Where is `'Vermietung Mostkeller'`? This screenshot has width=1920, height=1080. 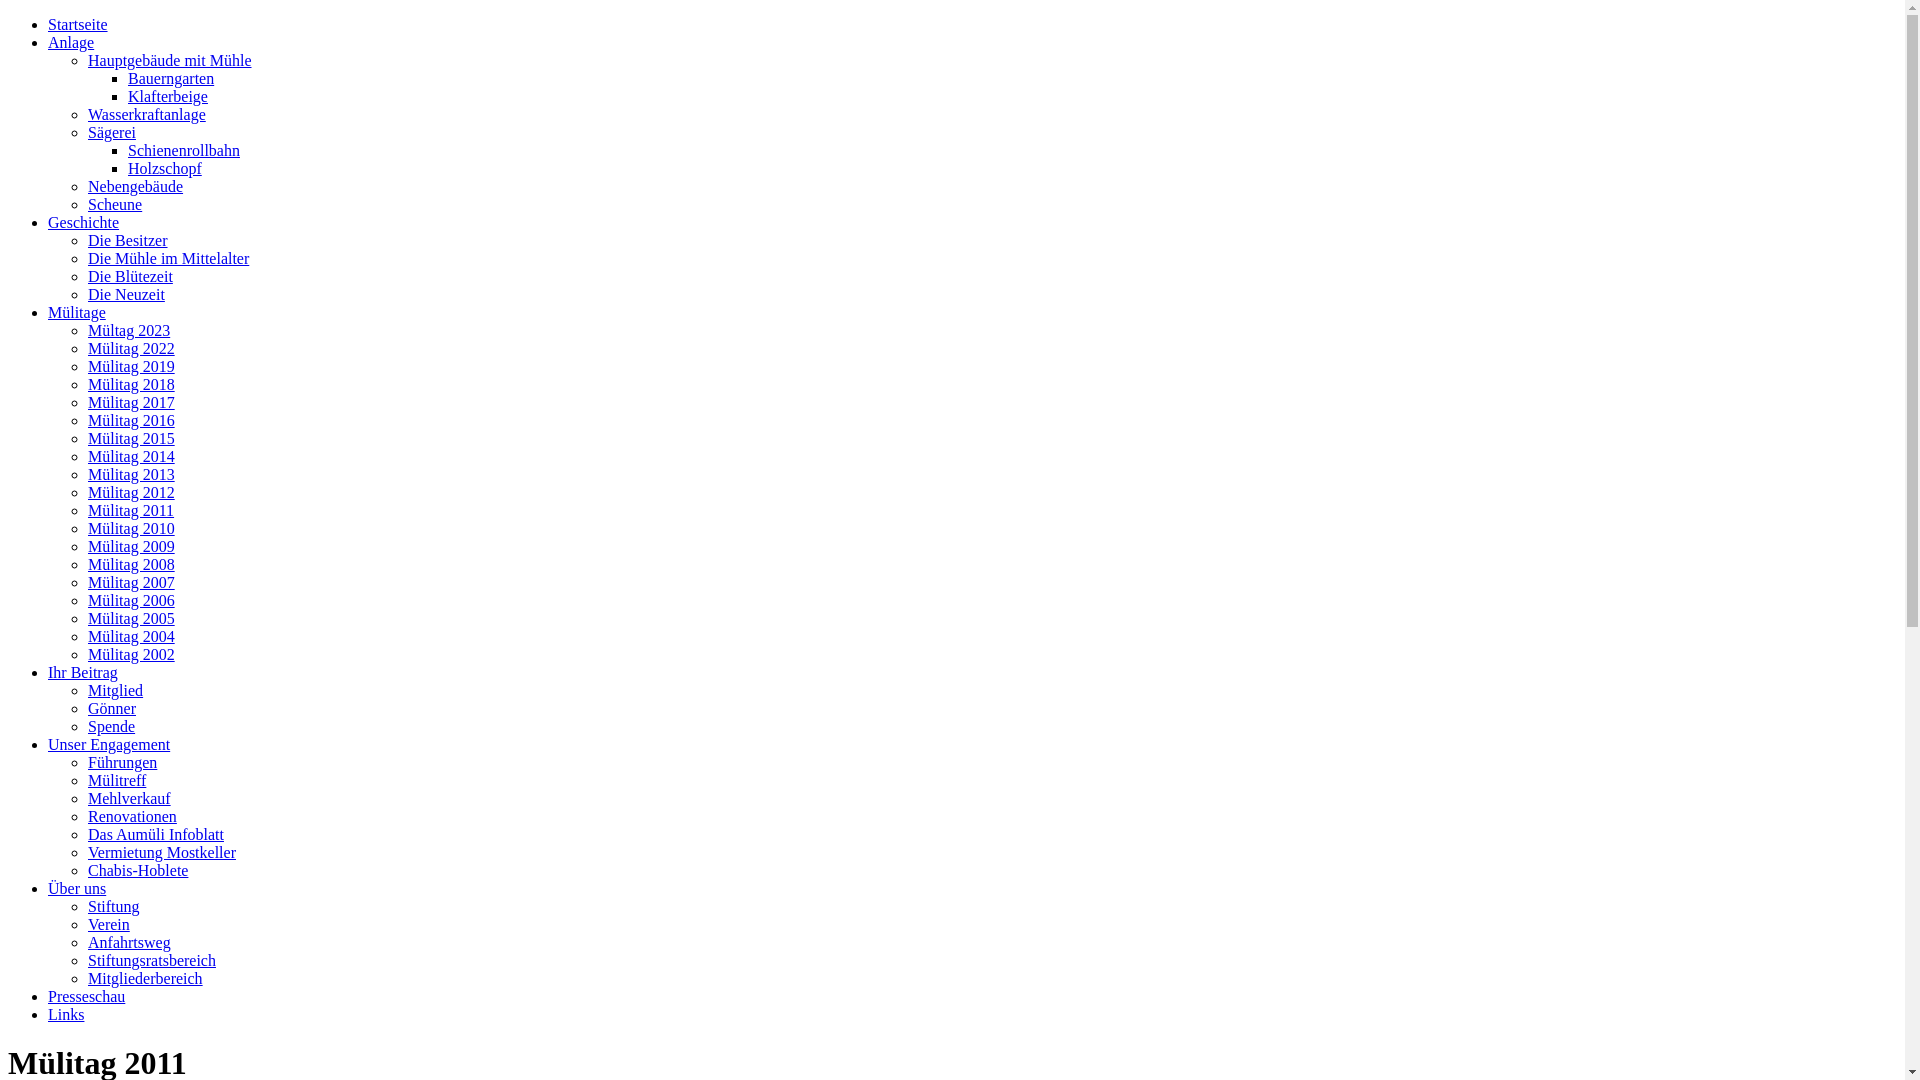 'Vermietung Mostkeller' is located at coordinates (162, 852).